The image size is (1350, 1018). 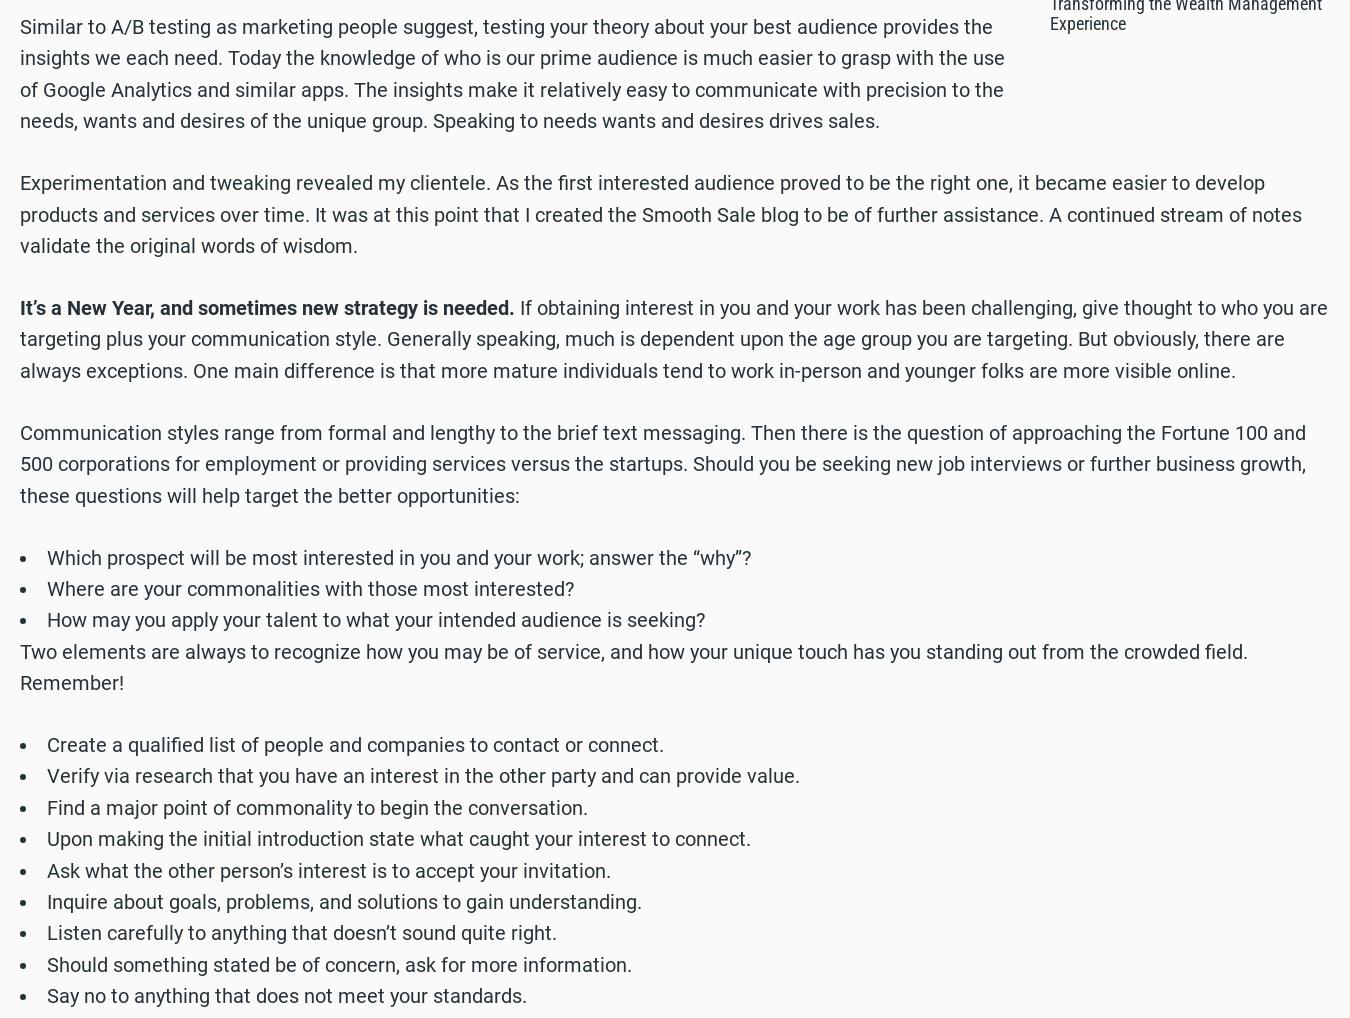 What do you see at coordinates (308, 587) in the screenshot?
I see `'Where are your commonalities with those most interested?'` at bounding box center [308, 587].